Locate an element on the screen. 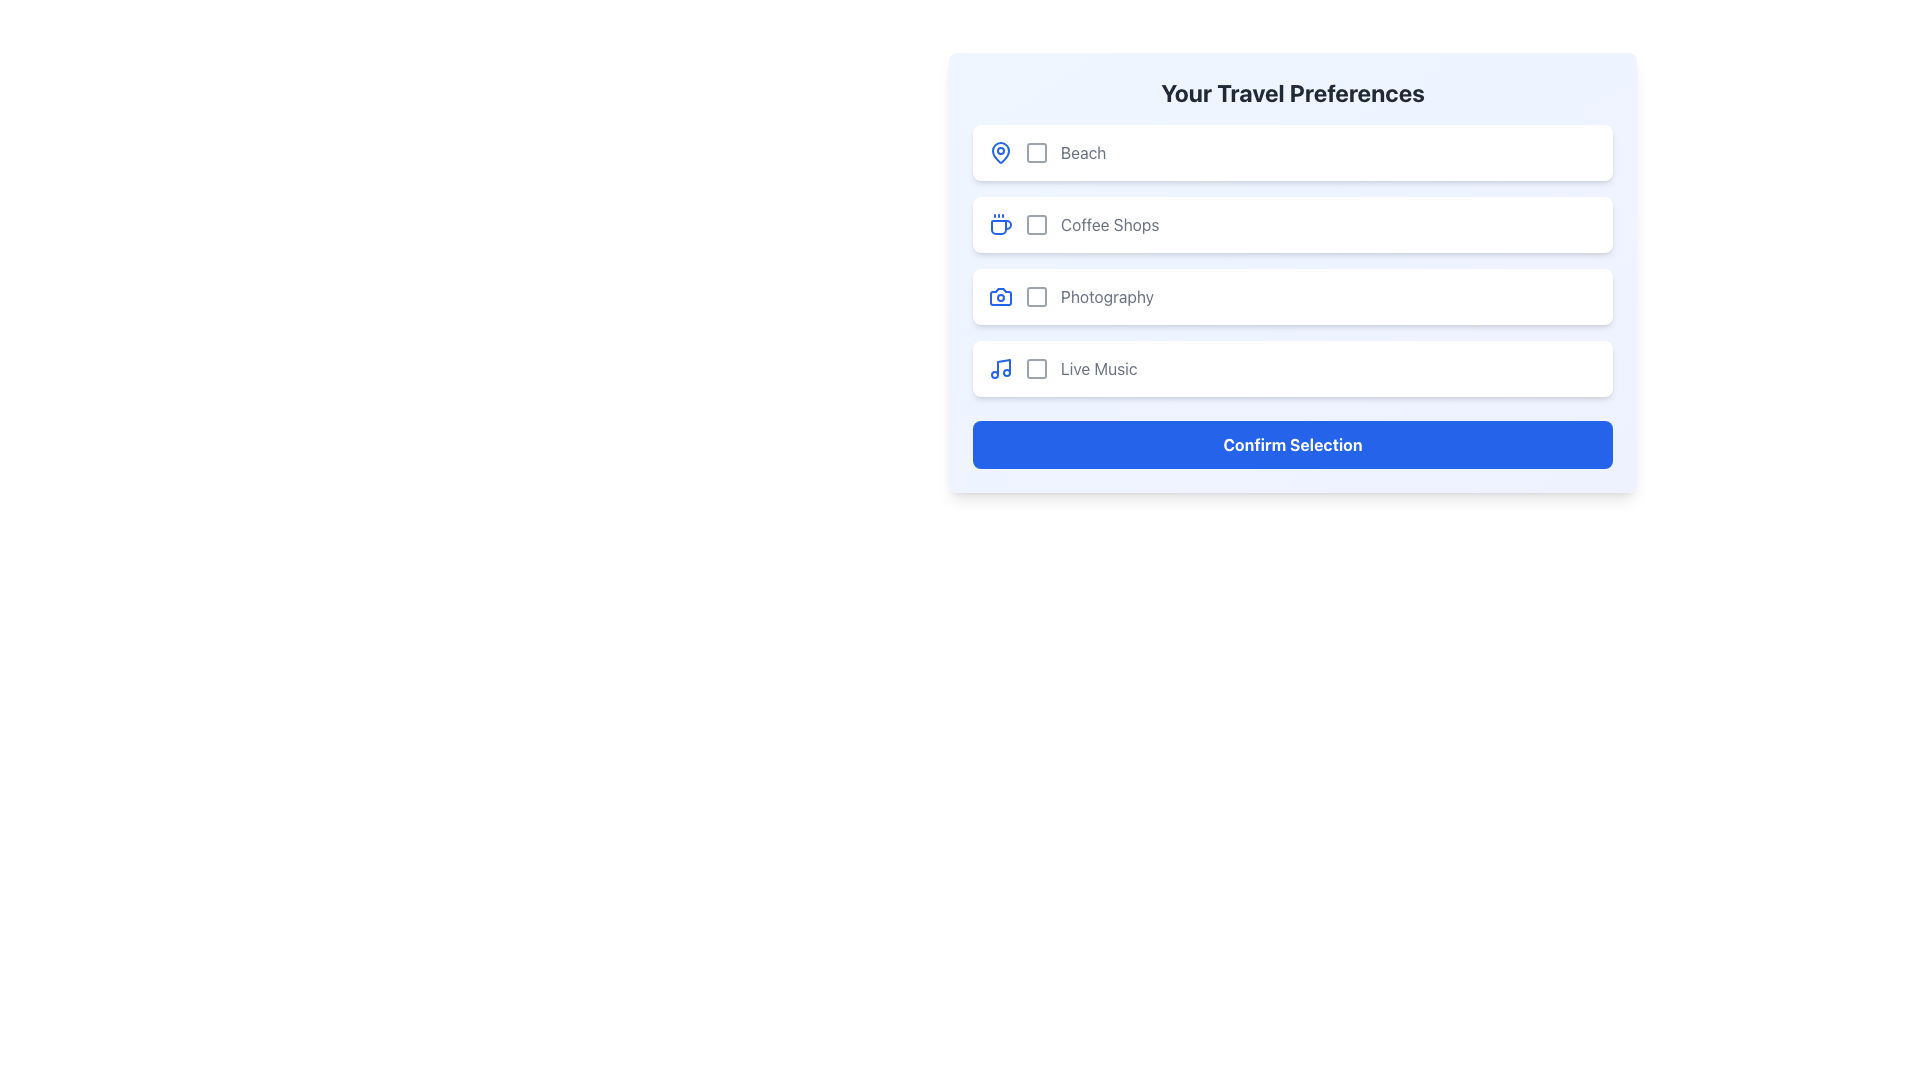 This screenshot has width=1920, height=1080. the distinct rectangular 'Confirm Selection' button with a bright blue background and bold white text, located at the bottom of the user preferences box is located at coordinates (1292, 443).